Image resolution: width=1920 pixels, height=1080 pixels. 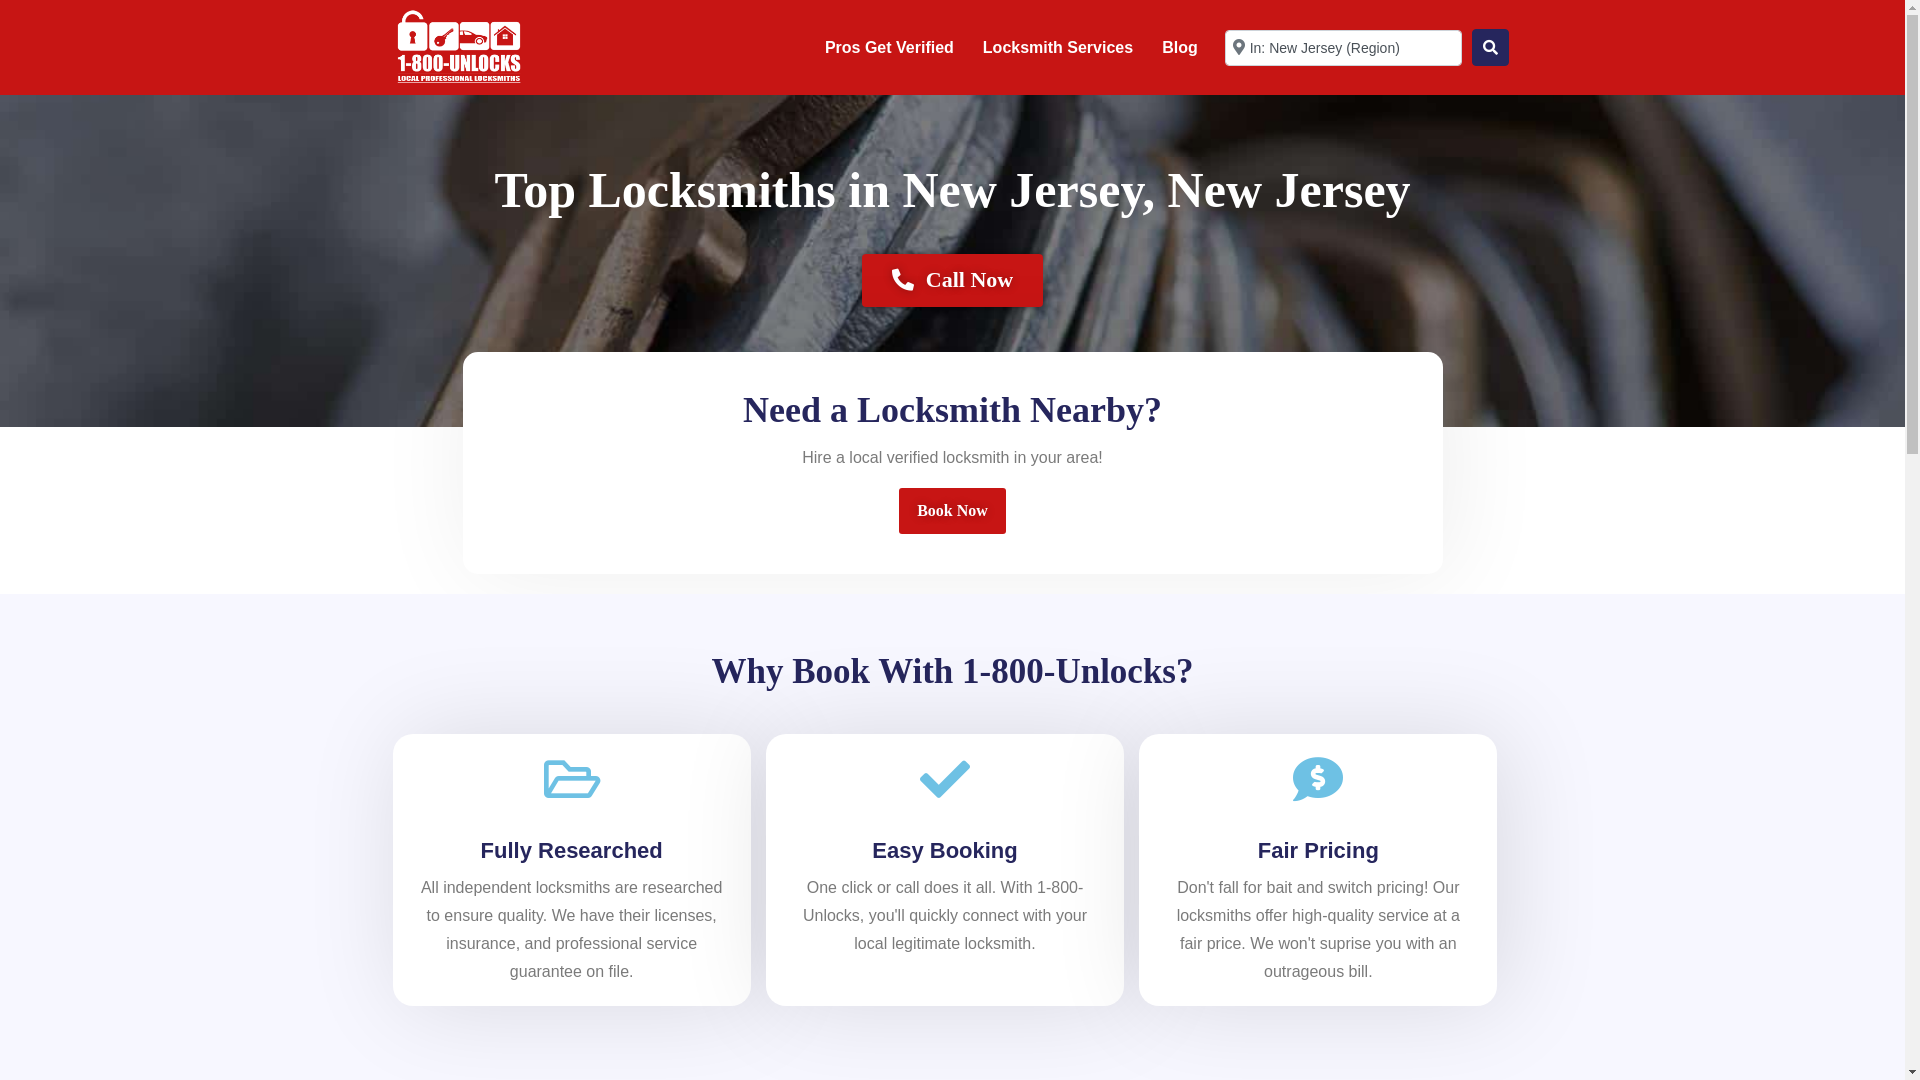 What do you see at coordinates (951, 509) in the screenshot?
I see `'Book Now'` at bounding box center [951, 509].